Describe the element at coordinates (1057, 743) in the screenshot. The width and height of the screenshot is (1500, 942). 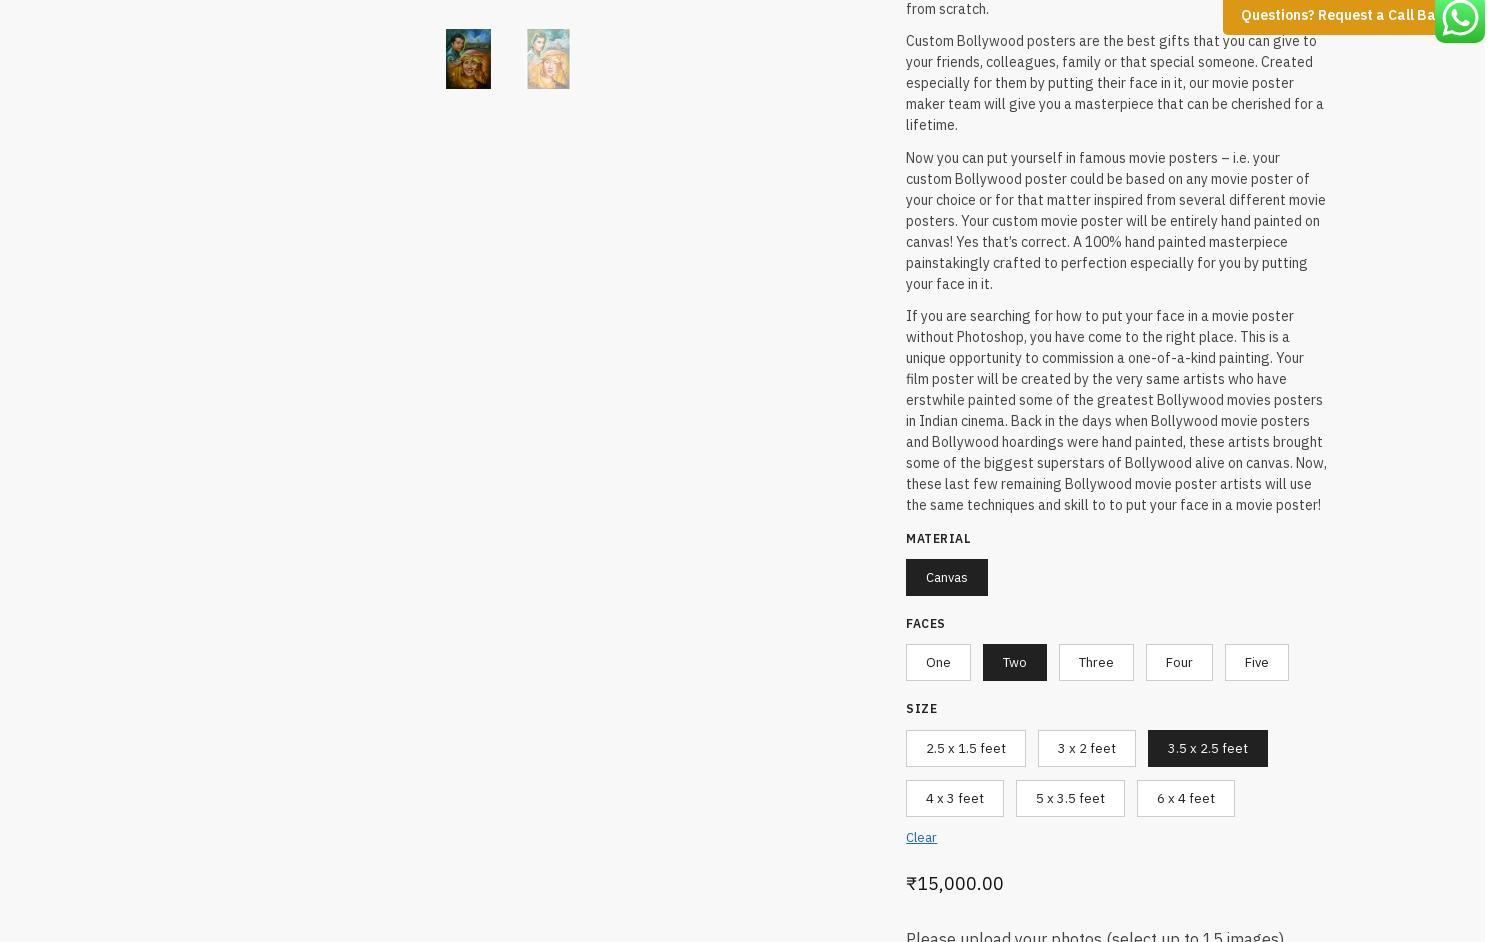
I see `'3 x 2 feet'` at that location.